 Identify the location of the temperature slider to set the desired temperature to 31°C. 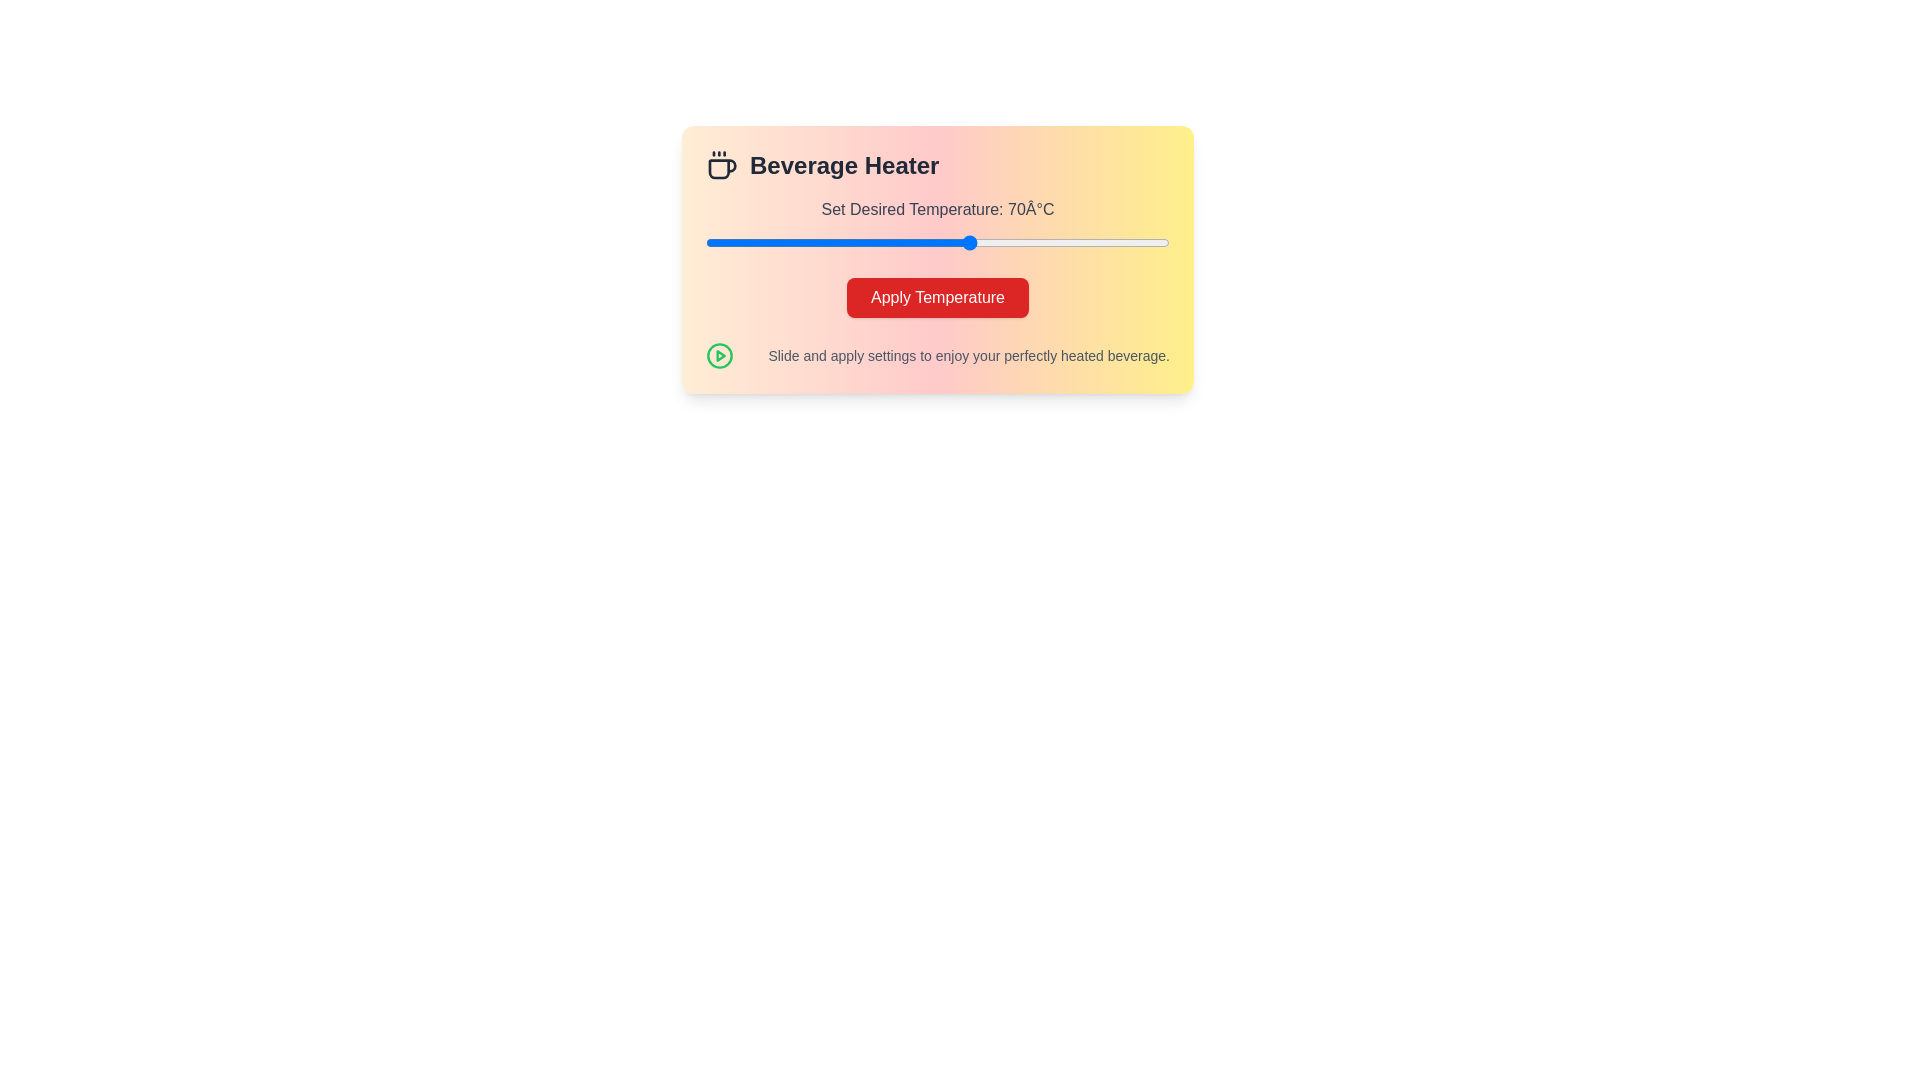
(712, 242).